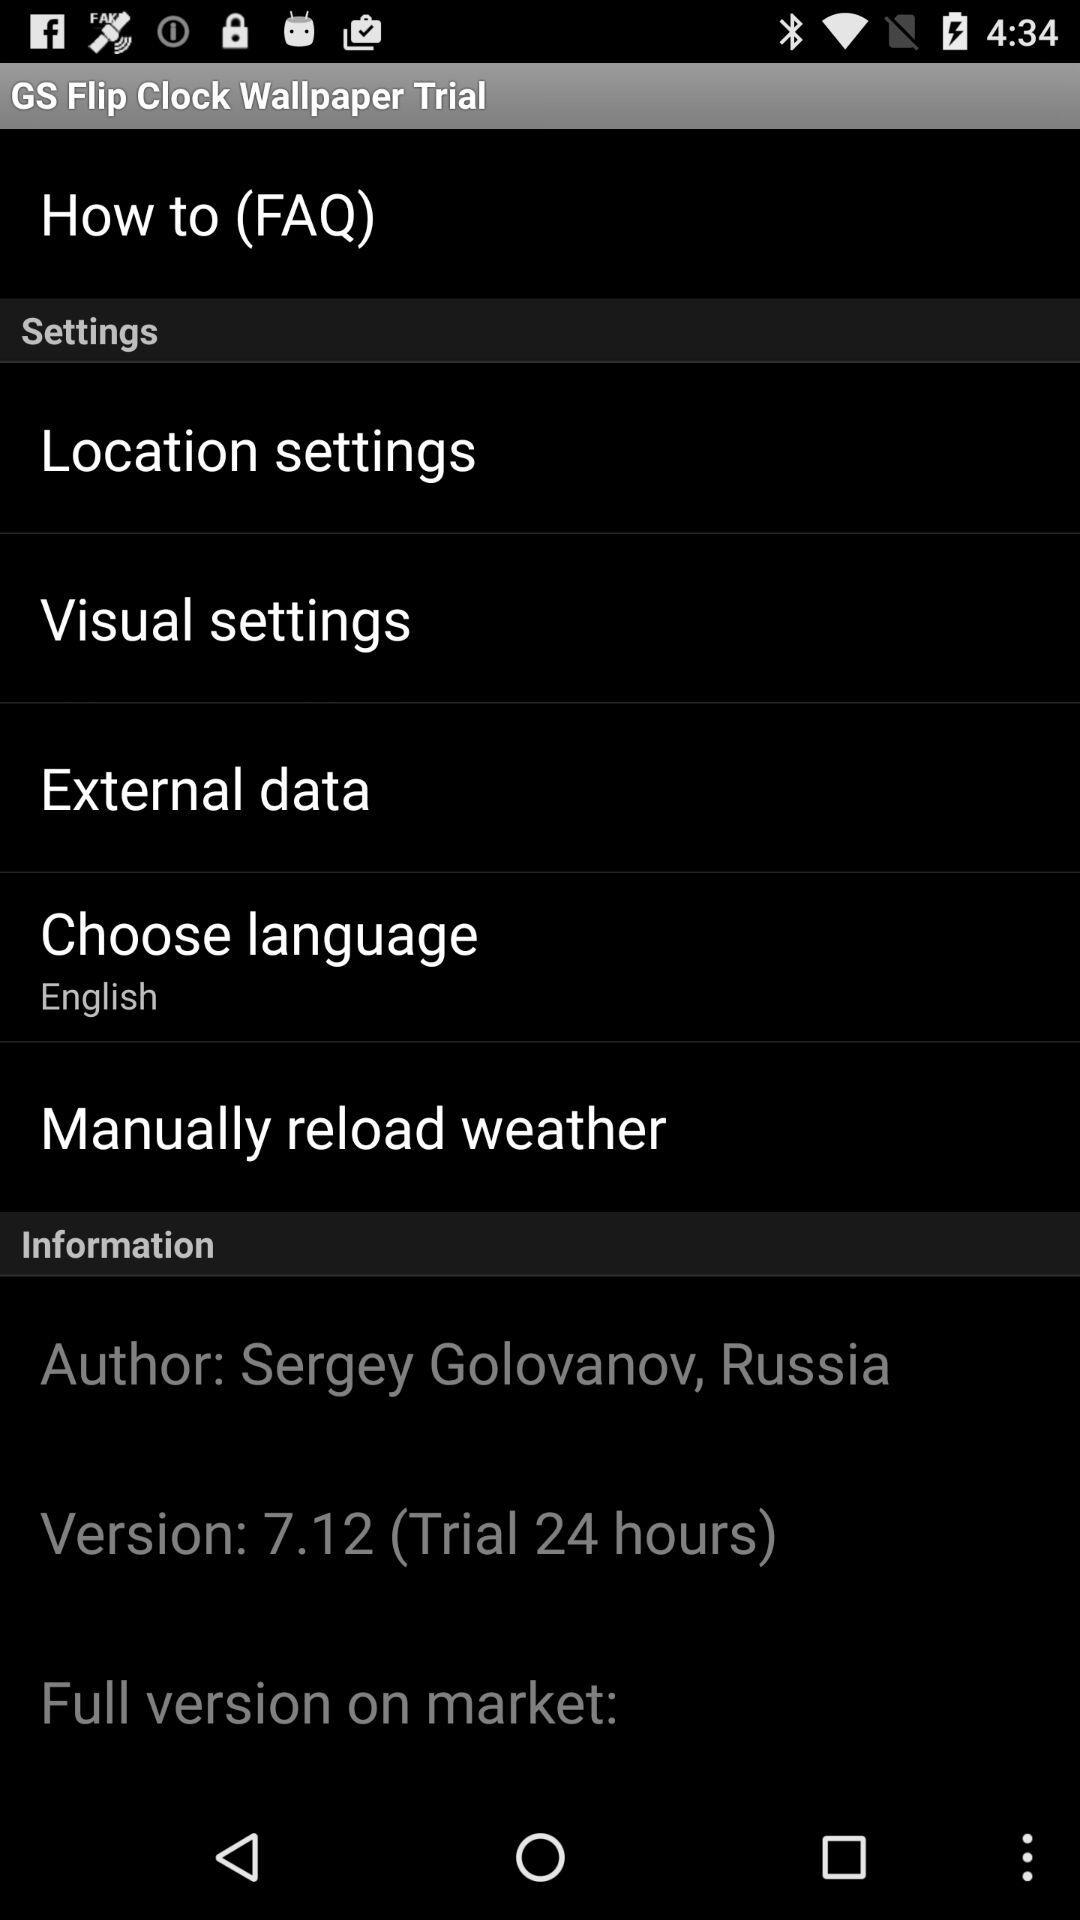 The width and height of the screenshot is (1080, 1920). Describe the element at coordinates (465, 1360) in the screenshot. I see `icon below the information` at that location.